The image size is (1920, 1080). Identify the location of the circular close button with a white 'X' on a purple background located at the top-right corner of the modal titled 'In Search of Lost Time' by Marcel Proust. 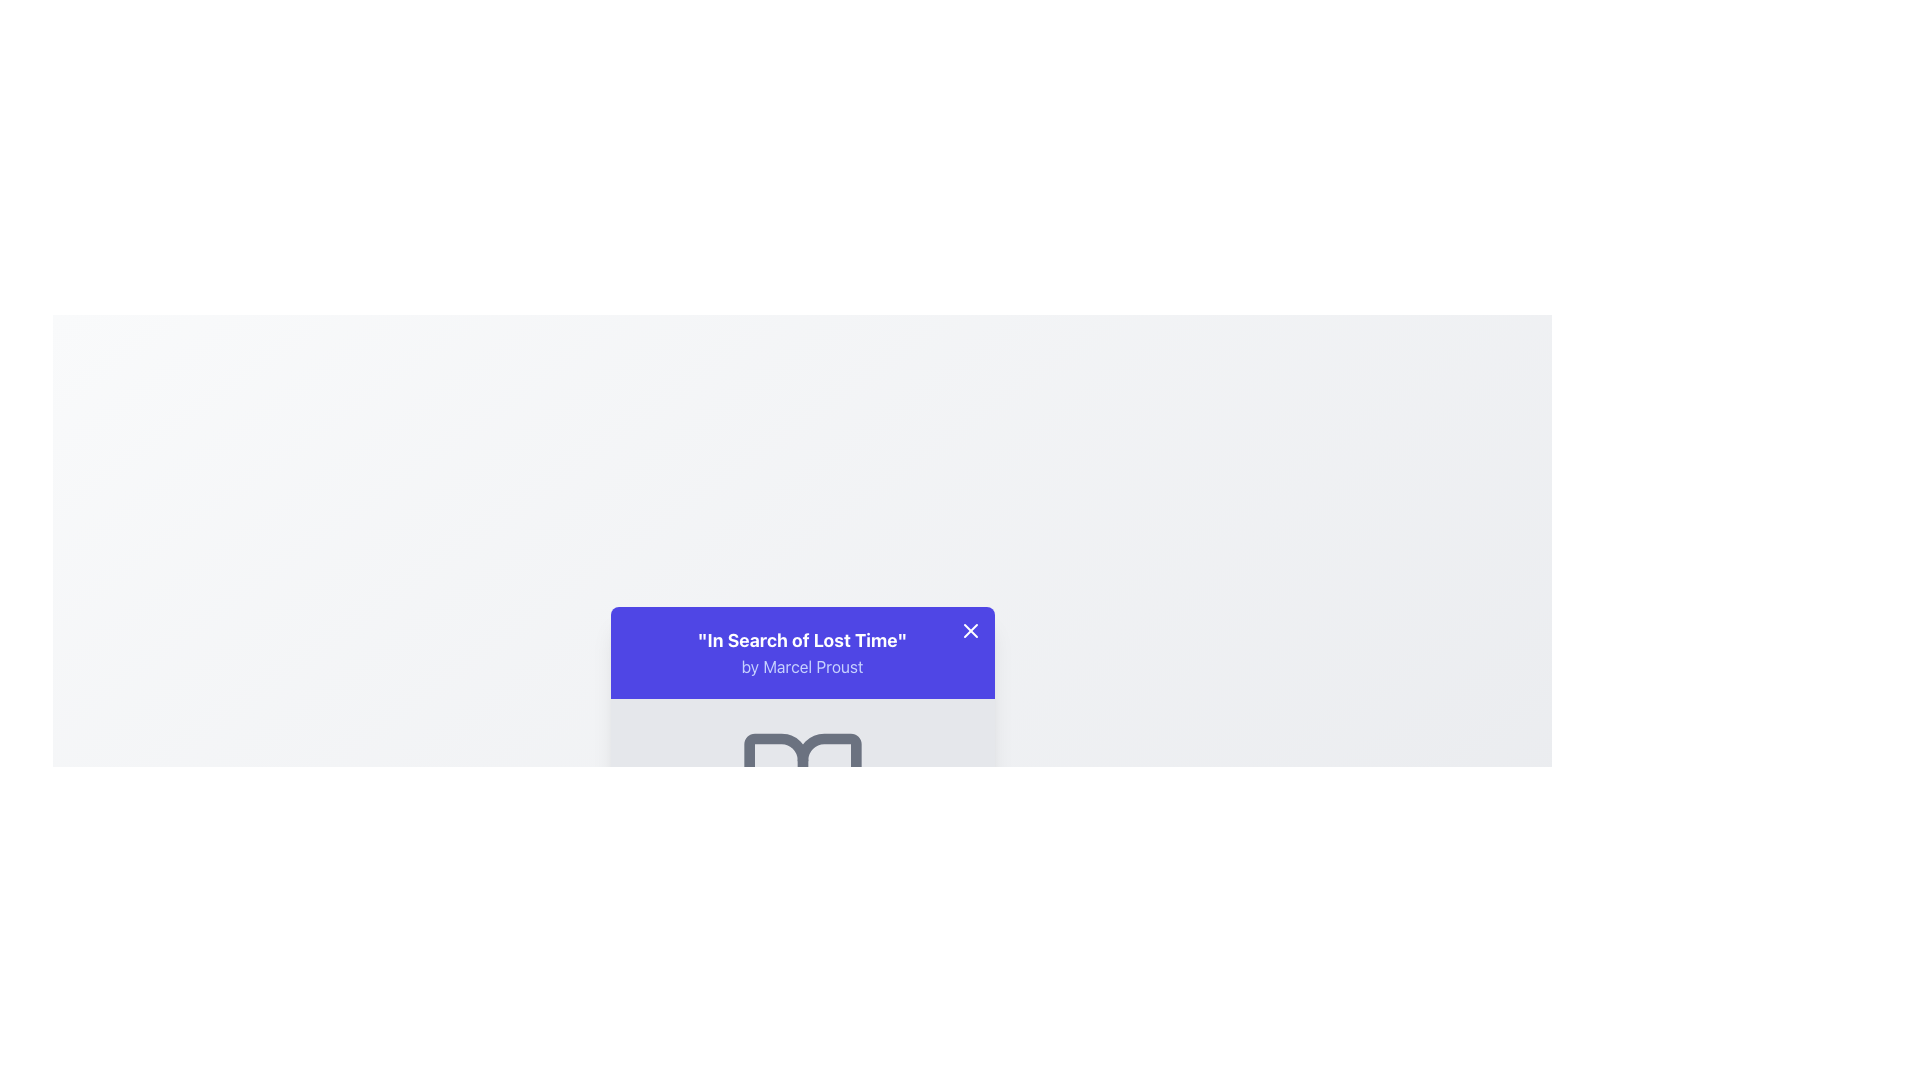
(970, 631).